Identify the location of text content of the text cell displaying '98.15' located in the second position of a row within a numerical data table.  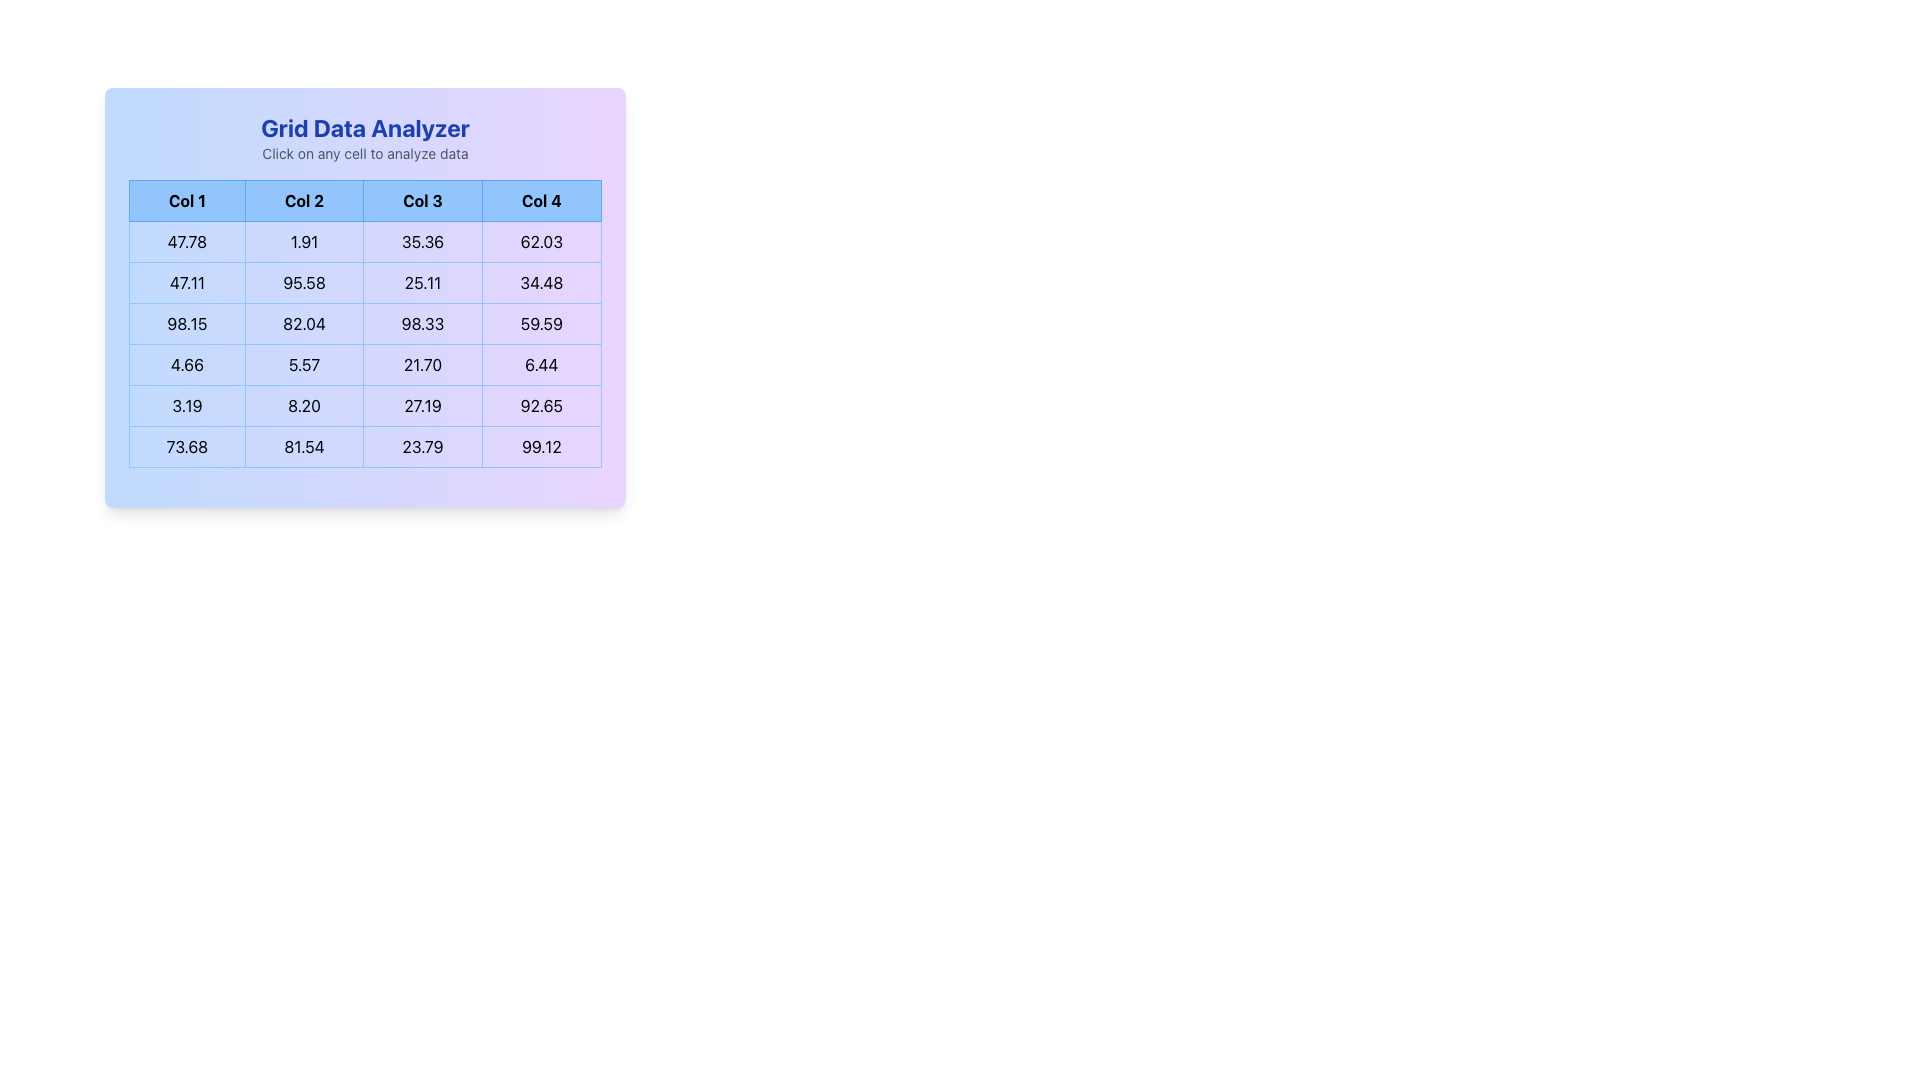
(187, 323).